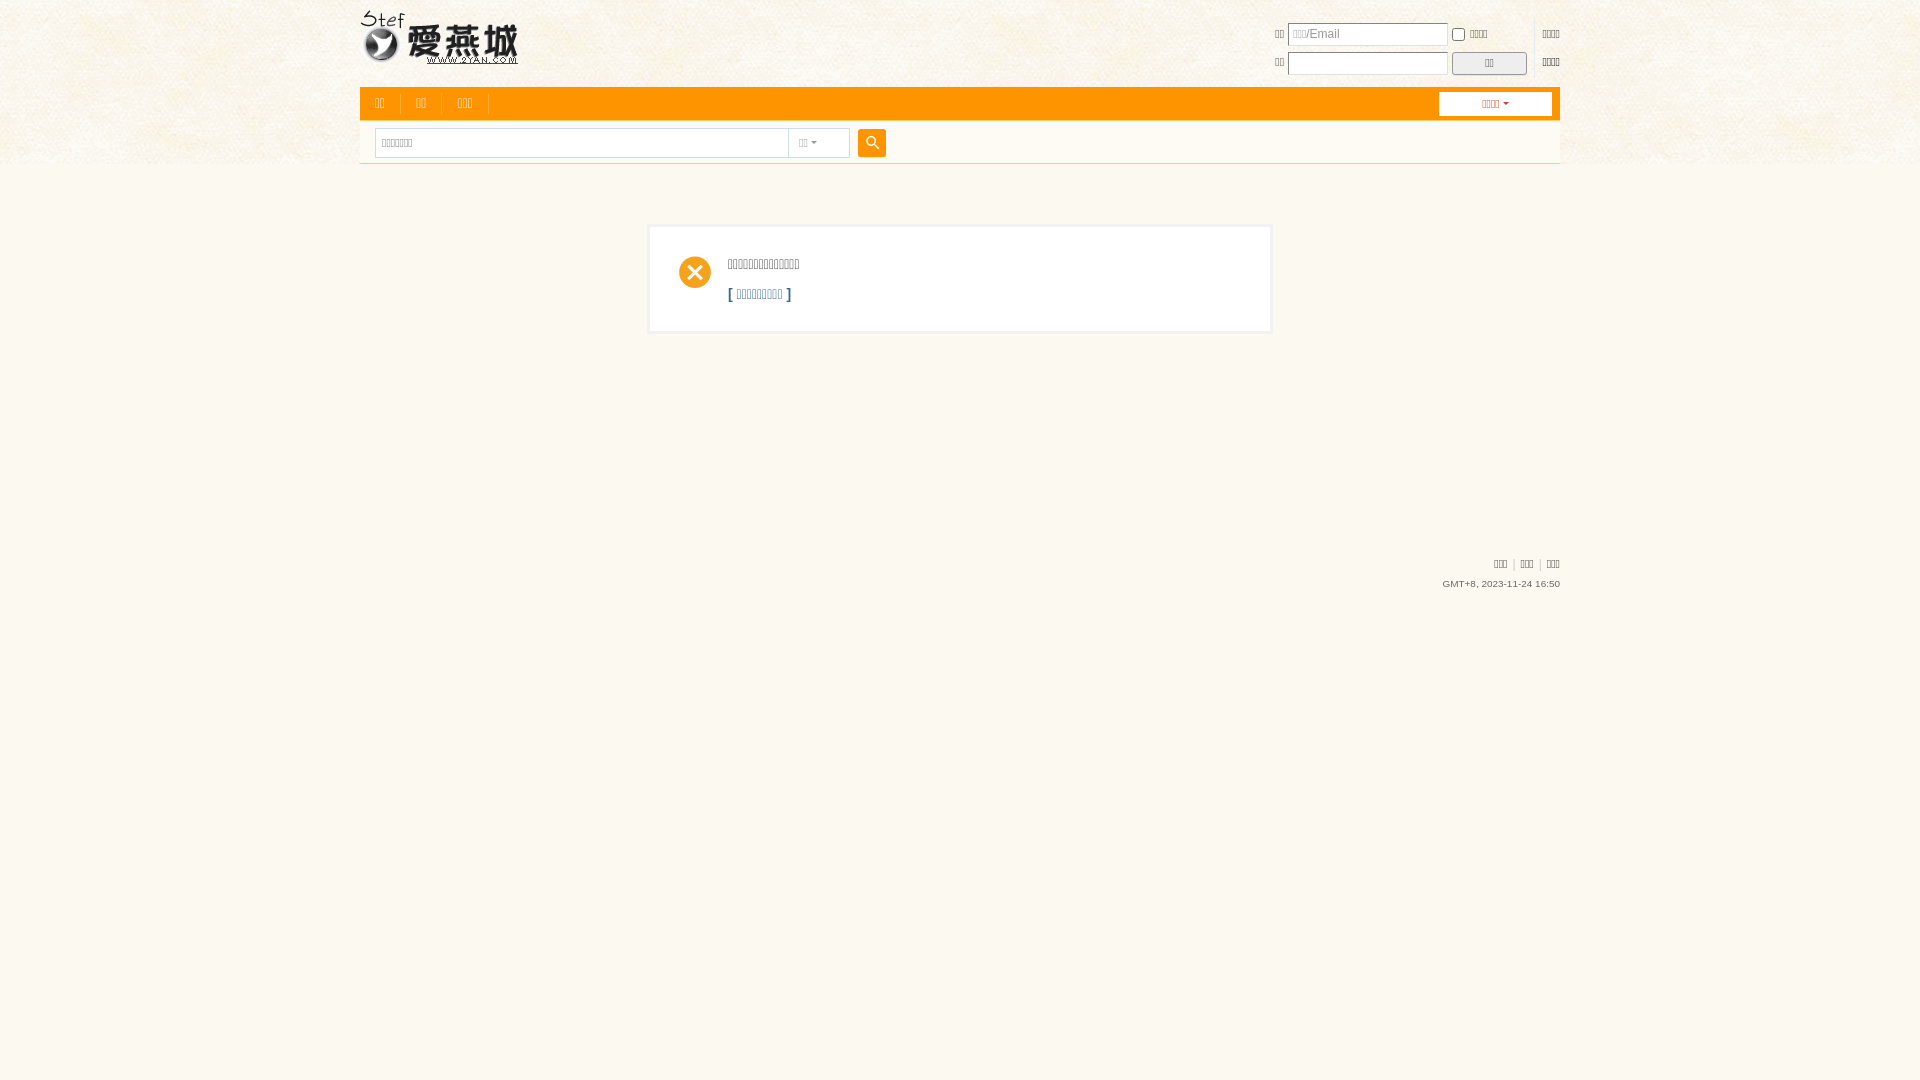 The height and width of the screenshot is (1080, 1920). I want to click on 'true', so click(872, 141).